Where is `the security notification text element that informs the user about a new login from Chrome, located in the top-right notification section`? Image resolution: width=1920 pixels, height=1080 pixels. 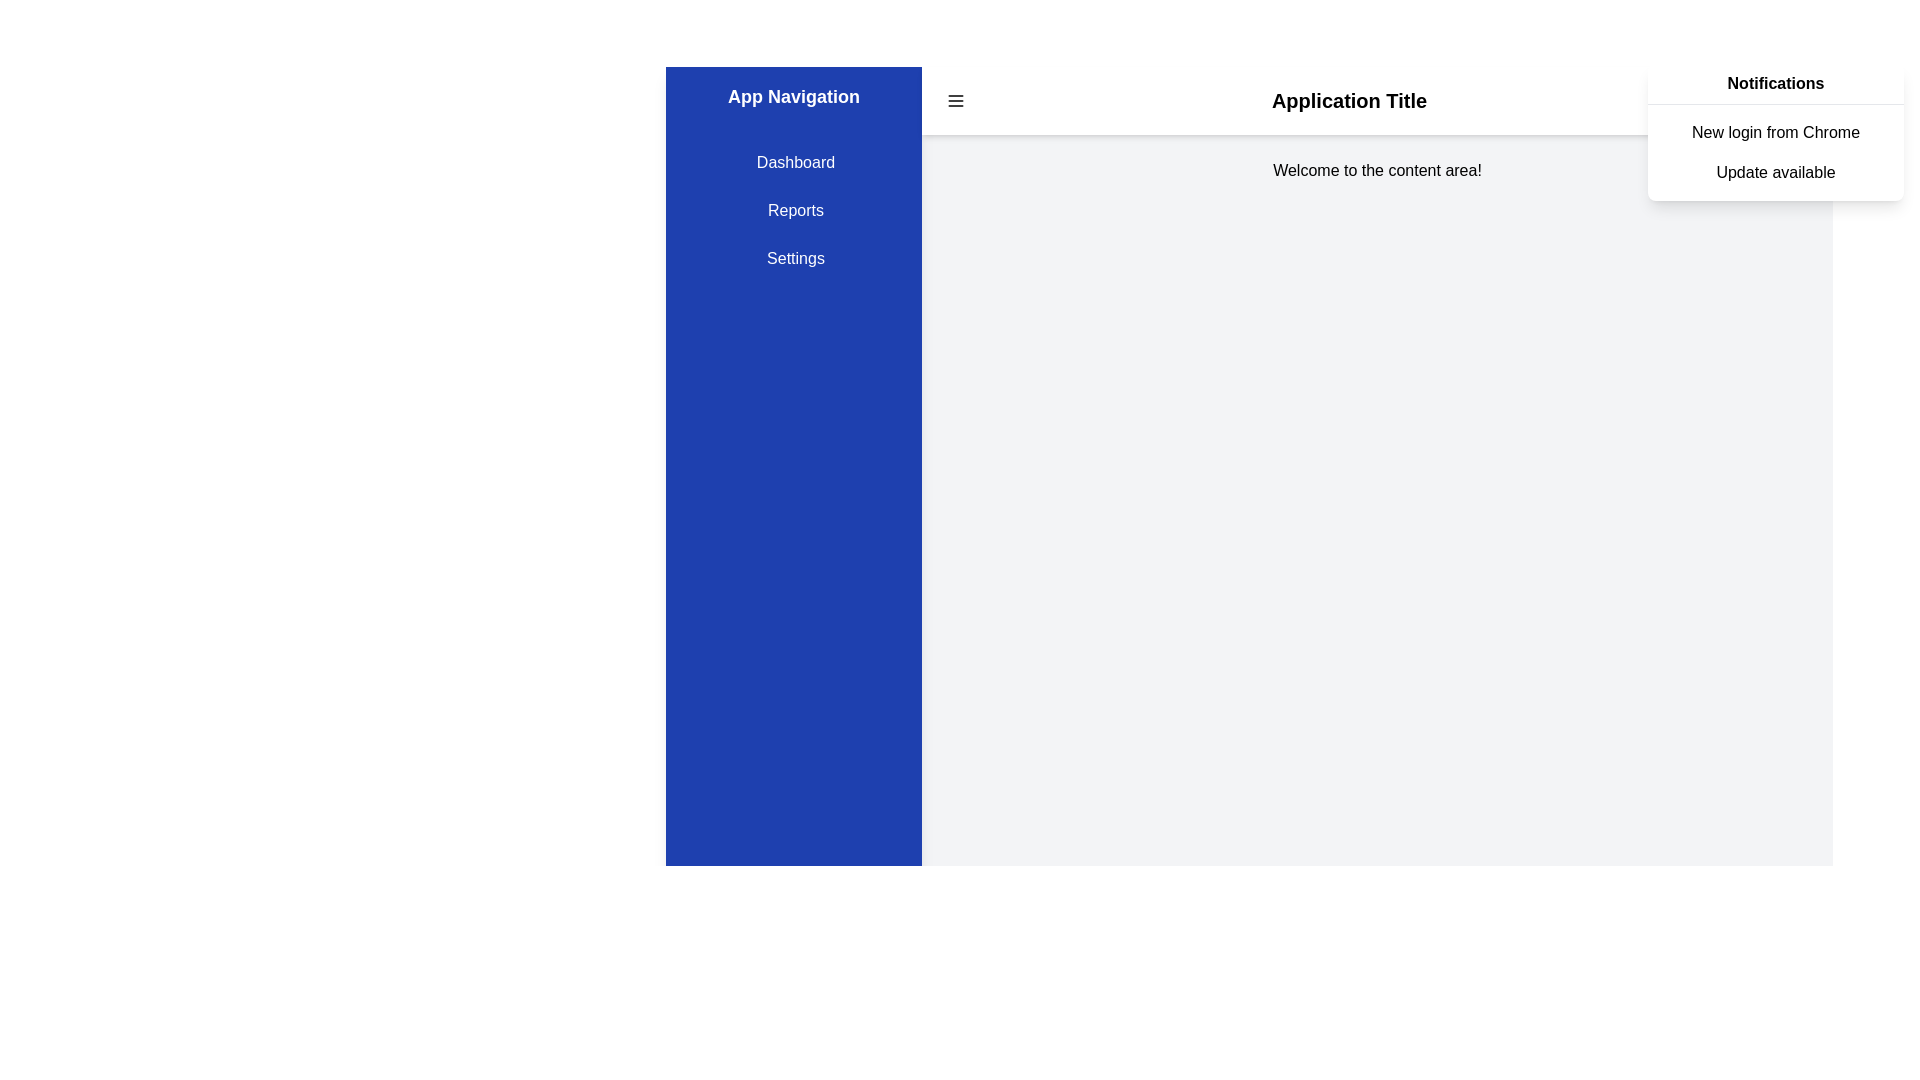 the security notification text element that informs the user about a new login from Chrome, located in the top-right notification section is located at coordinates (1776, 132).